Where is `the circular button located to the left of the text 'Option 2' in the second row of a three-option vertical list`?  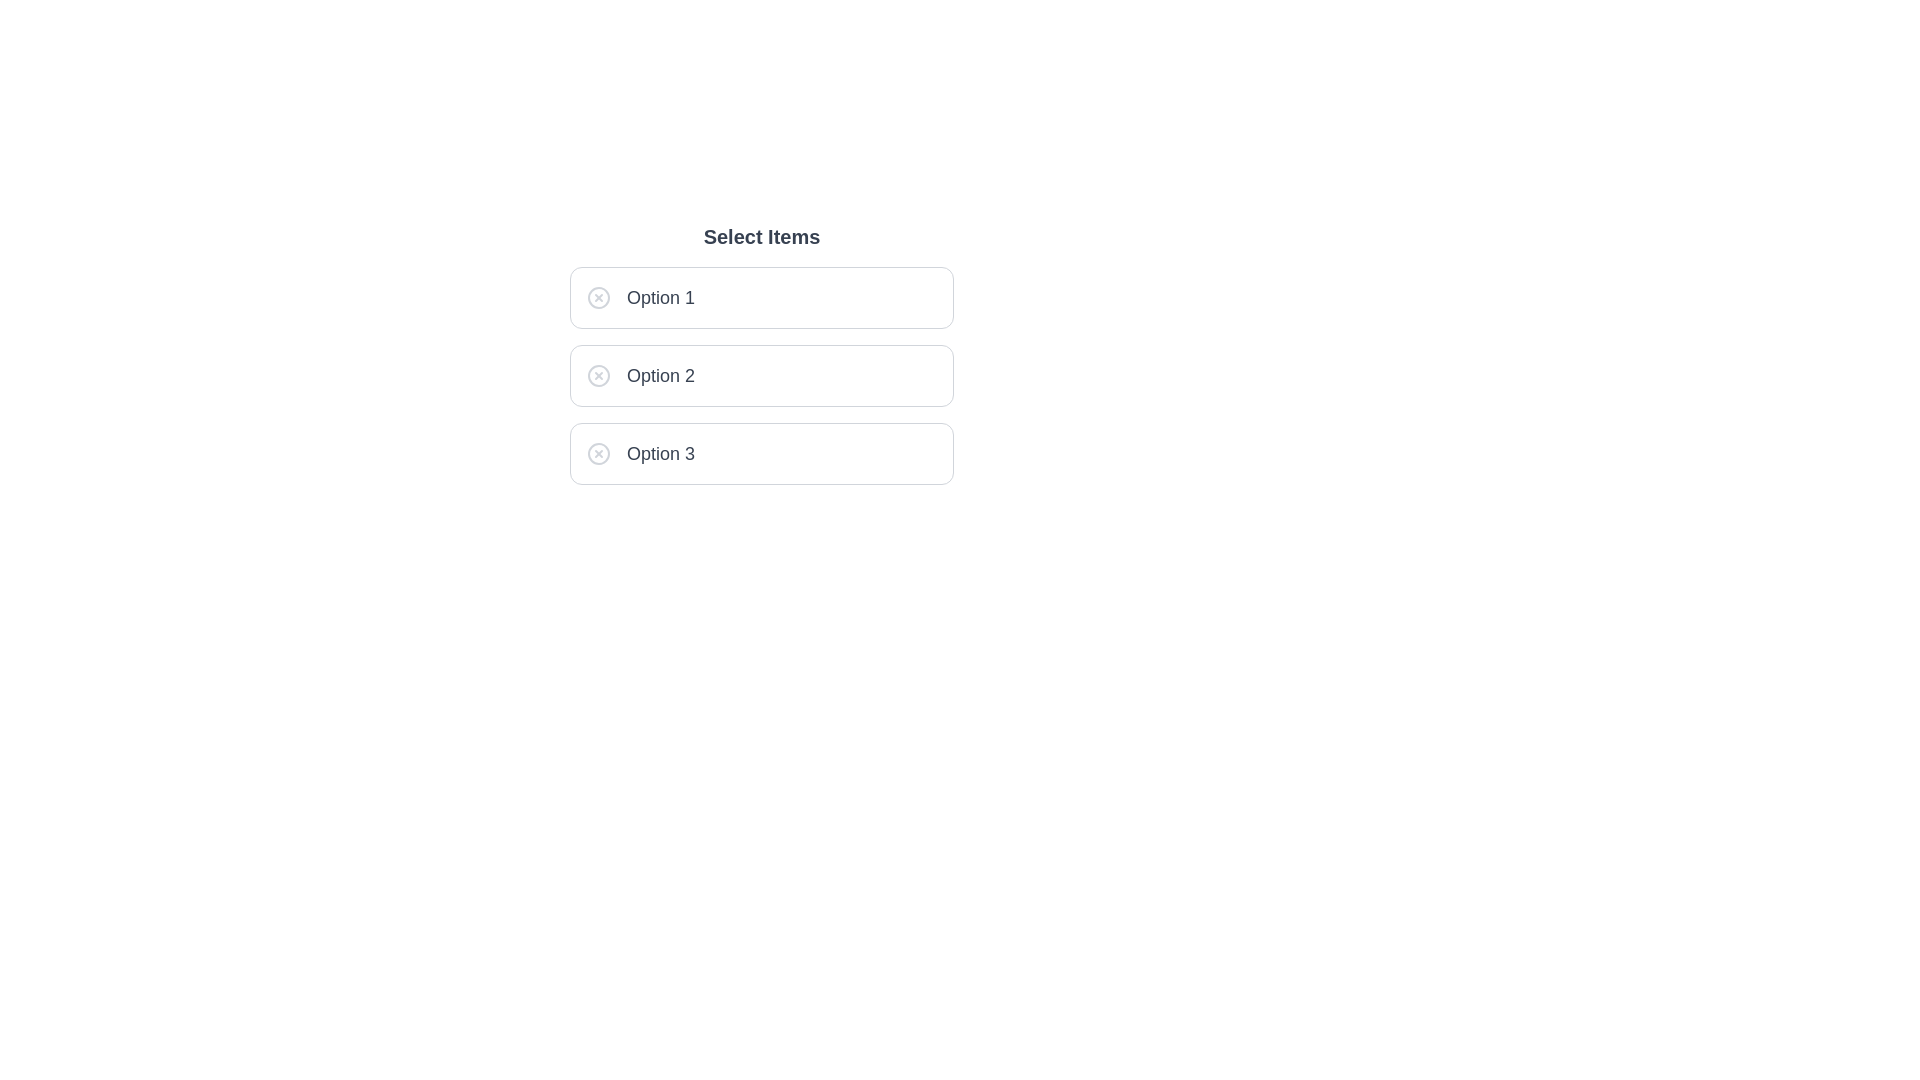 the circular button located to the left of the text 'Option 2' in the second row of a three-option vertical list is located at coordinates (598, 375).